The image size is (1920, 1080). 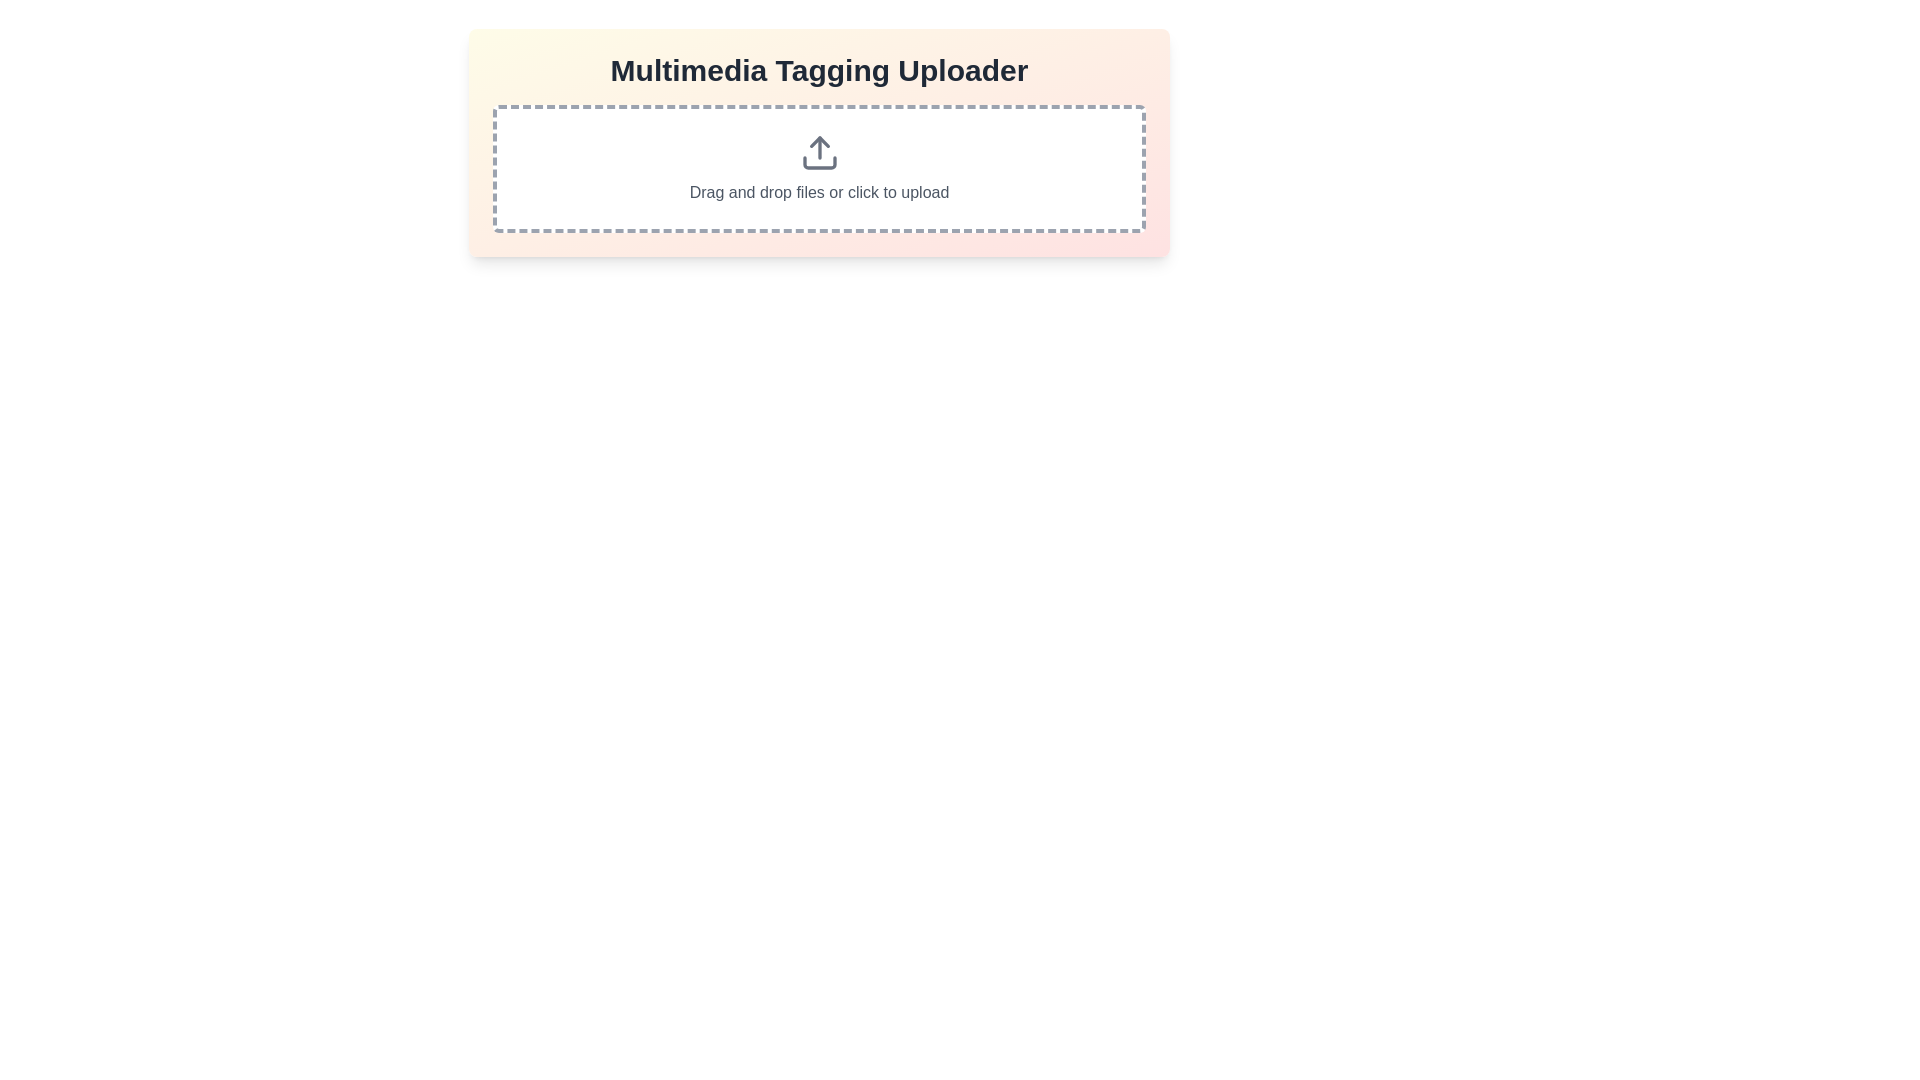 What do you see at coordinates (819, 168) in the screenshot?
I see `the file upload area located below the title 'Multimedia Tagging Uploader'` at bounding box center [819, 168].